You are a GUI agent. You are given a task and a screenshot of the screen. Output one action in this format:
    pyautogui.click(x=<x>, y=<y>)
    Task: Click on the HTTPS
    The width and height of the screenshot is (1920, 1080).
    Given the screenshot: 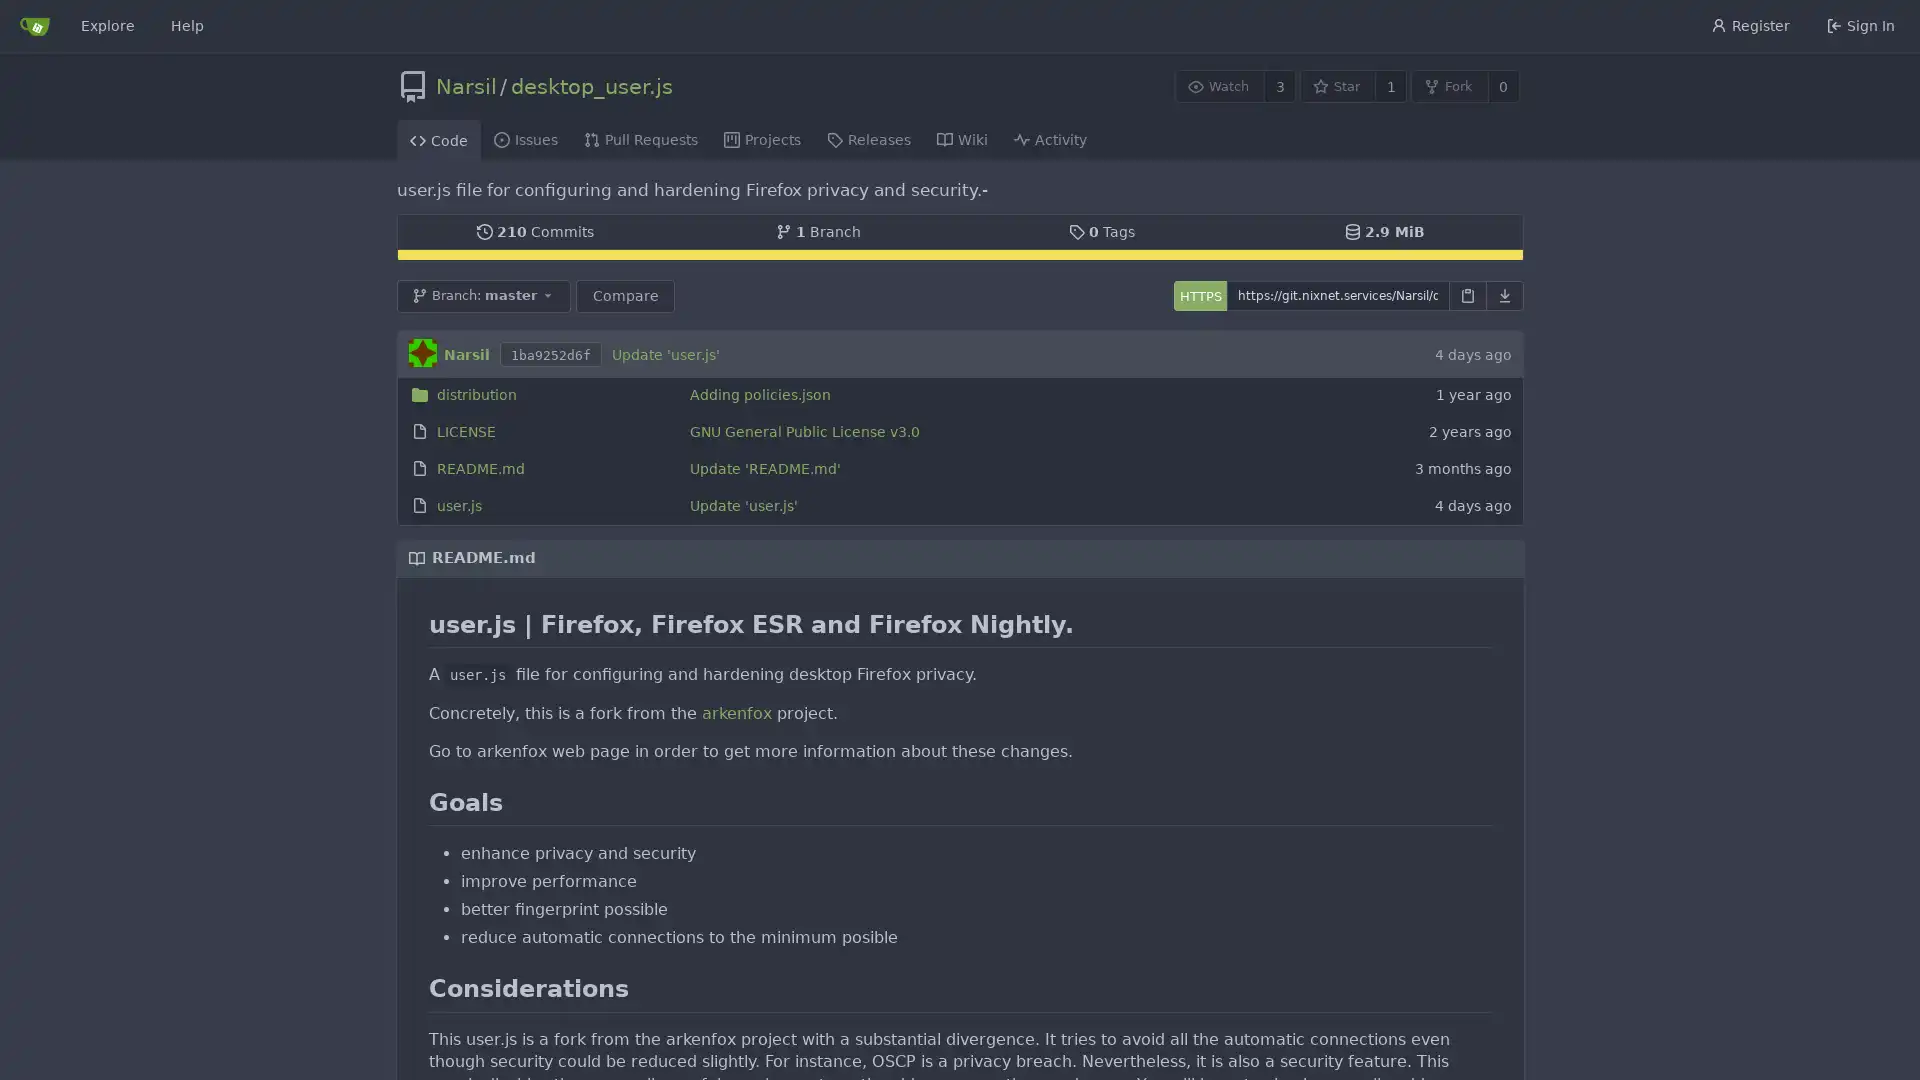 What is the action you would take?
    pyautogui.click(x=1199, y=296)
    